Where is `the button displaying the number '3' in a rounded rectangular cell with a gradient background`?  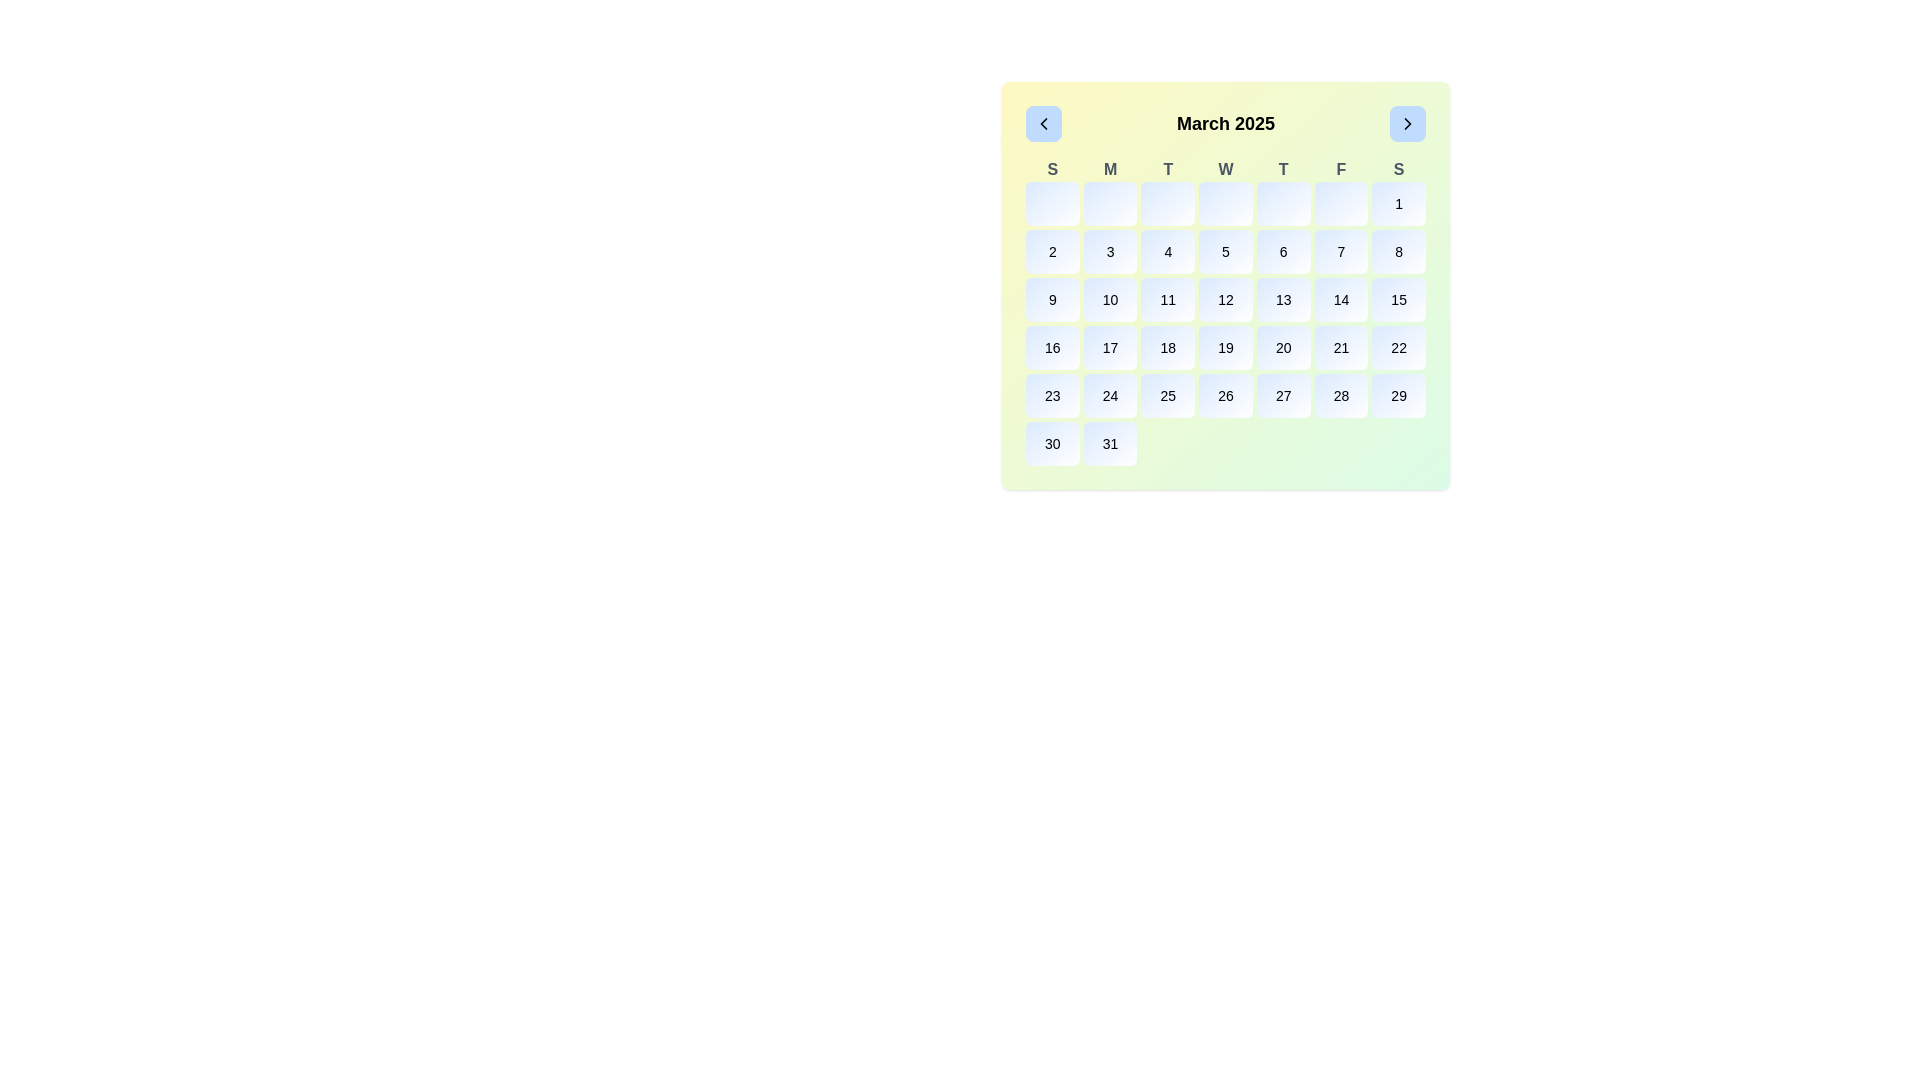 the button displaying the number '3' in a rounded rectangular cell with a gradient background is located at coordinates (1109, 250).